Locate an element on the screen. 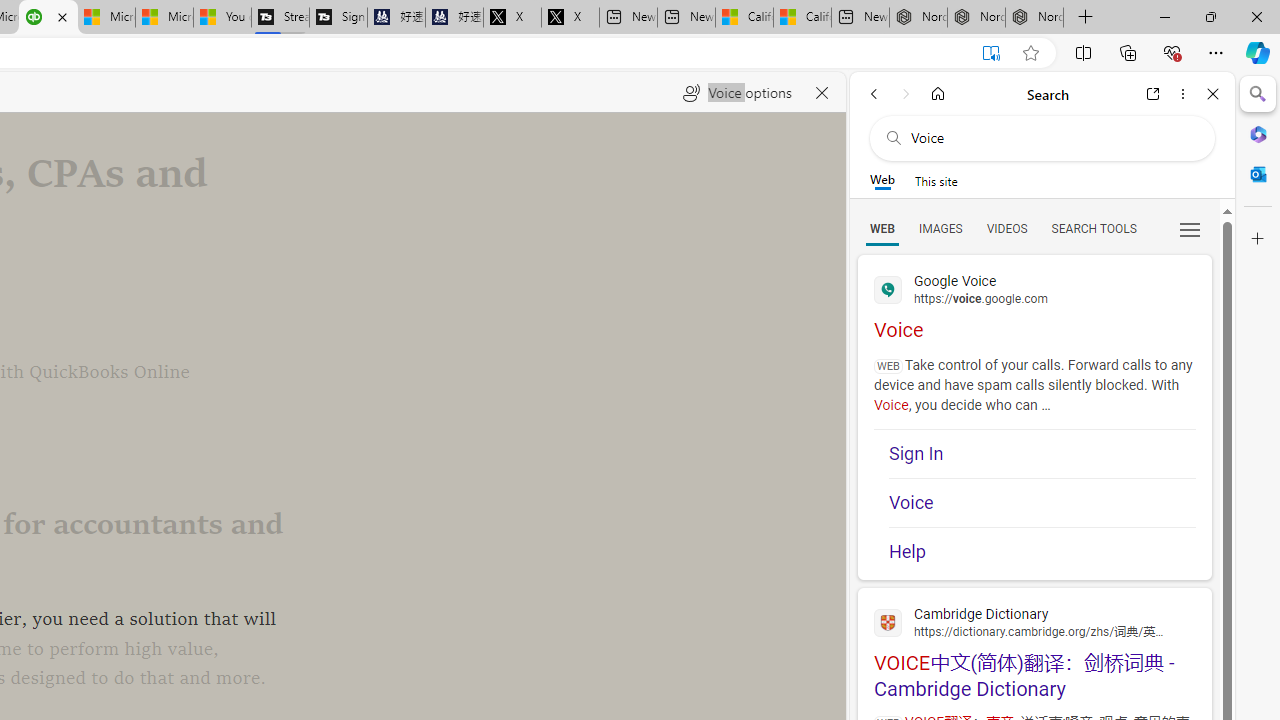 Image resolution: width=1280 pixels, height=720 pixels. 'SEARCH TOOLS' is located at coordinates (1092, 227).